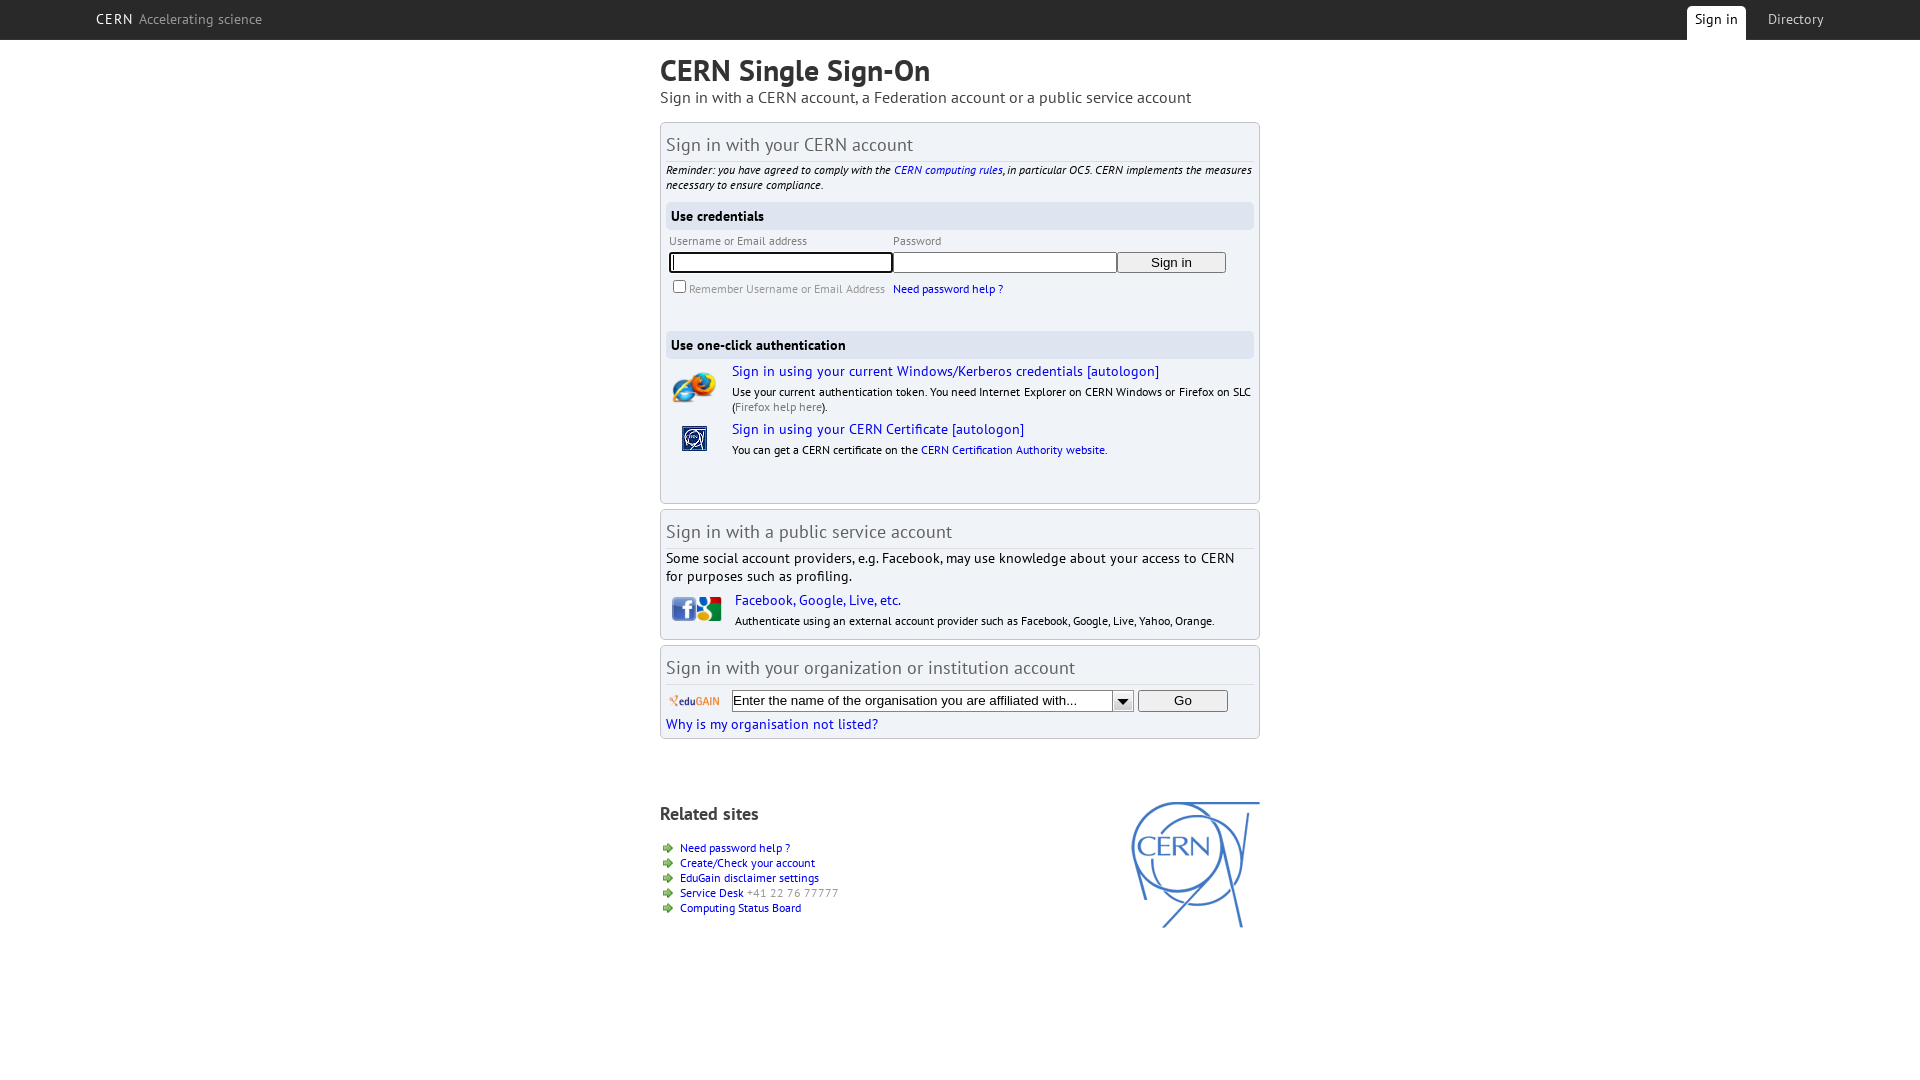  What do you see at coordinates (1182, 700) in the screenshot?
I see `'Go'` at bounding box center [1182, 700].